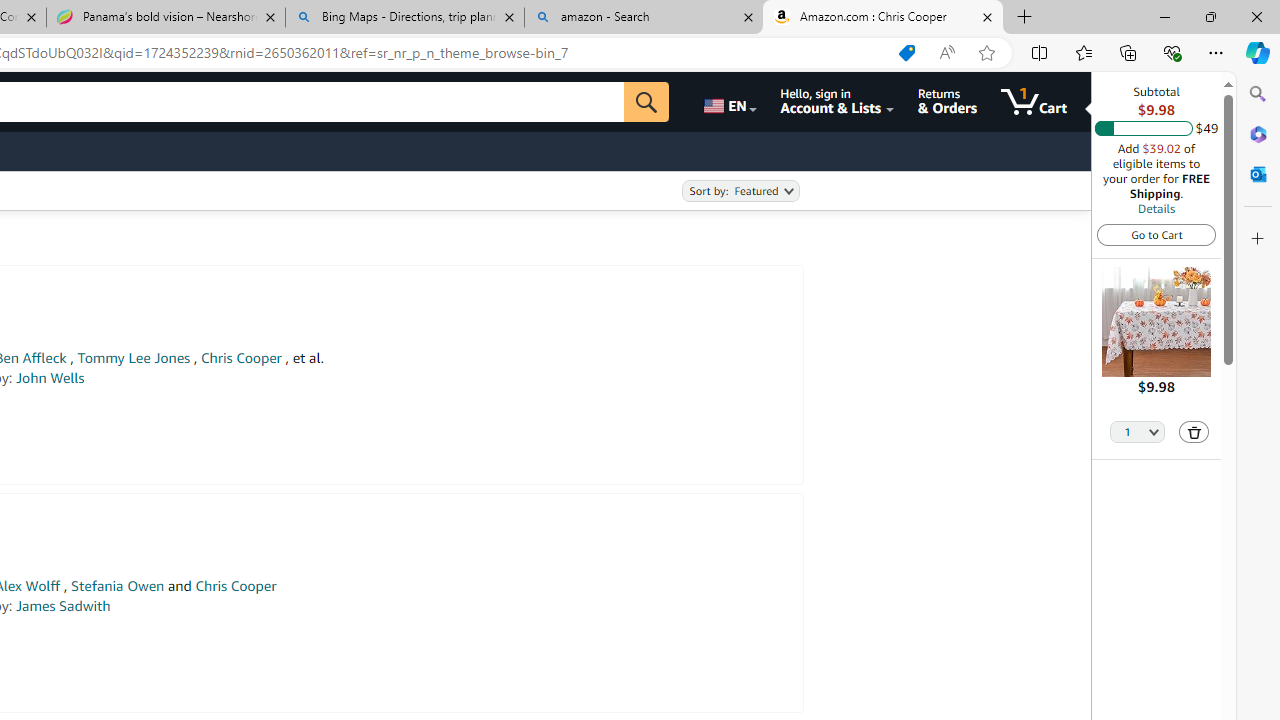  What do you see at coordinates (1034, 101) in the screenshot?
I see `'1 item in cart'` at bounding box center [1034, 101].